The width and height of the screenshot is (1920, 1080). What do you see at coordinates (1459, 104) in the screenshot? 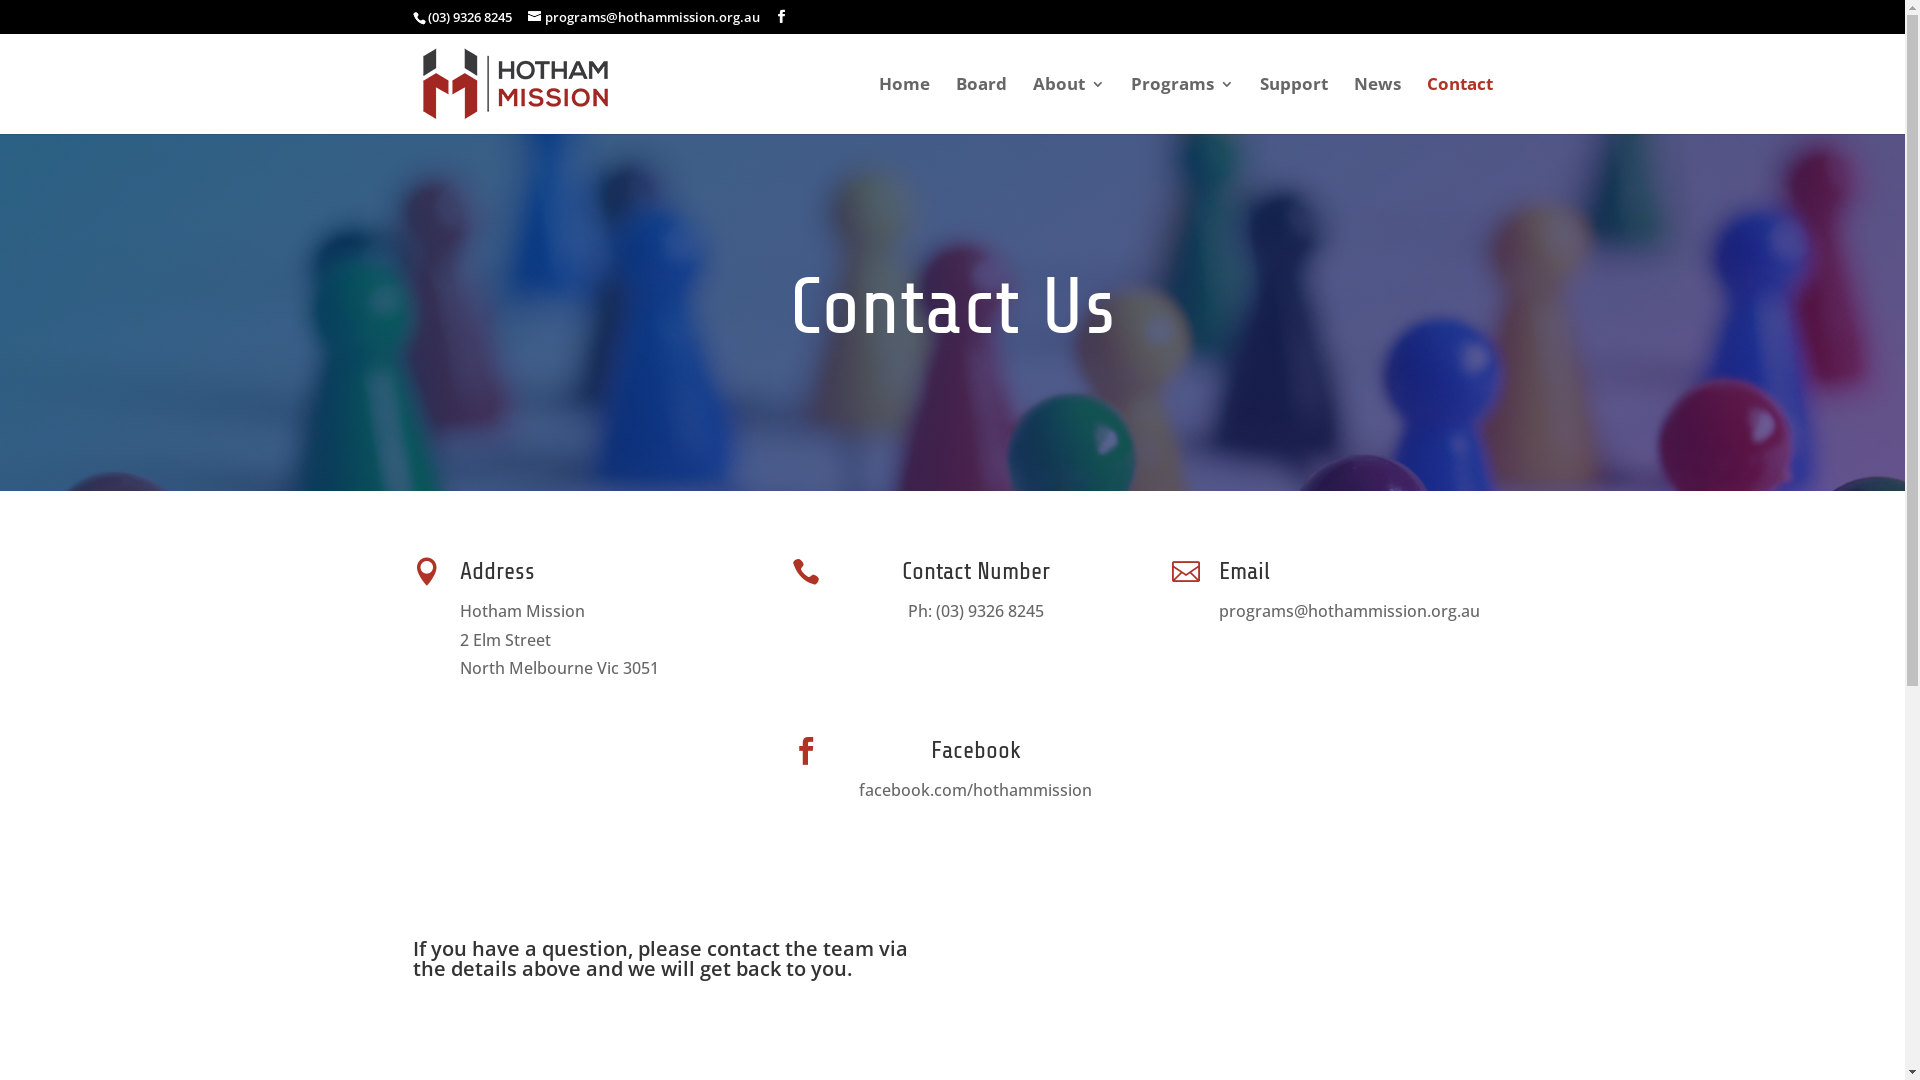
I see `'Contact'` at bounding box center [1459, 104].